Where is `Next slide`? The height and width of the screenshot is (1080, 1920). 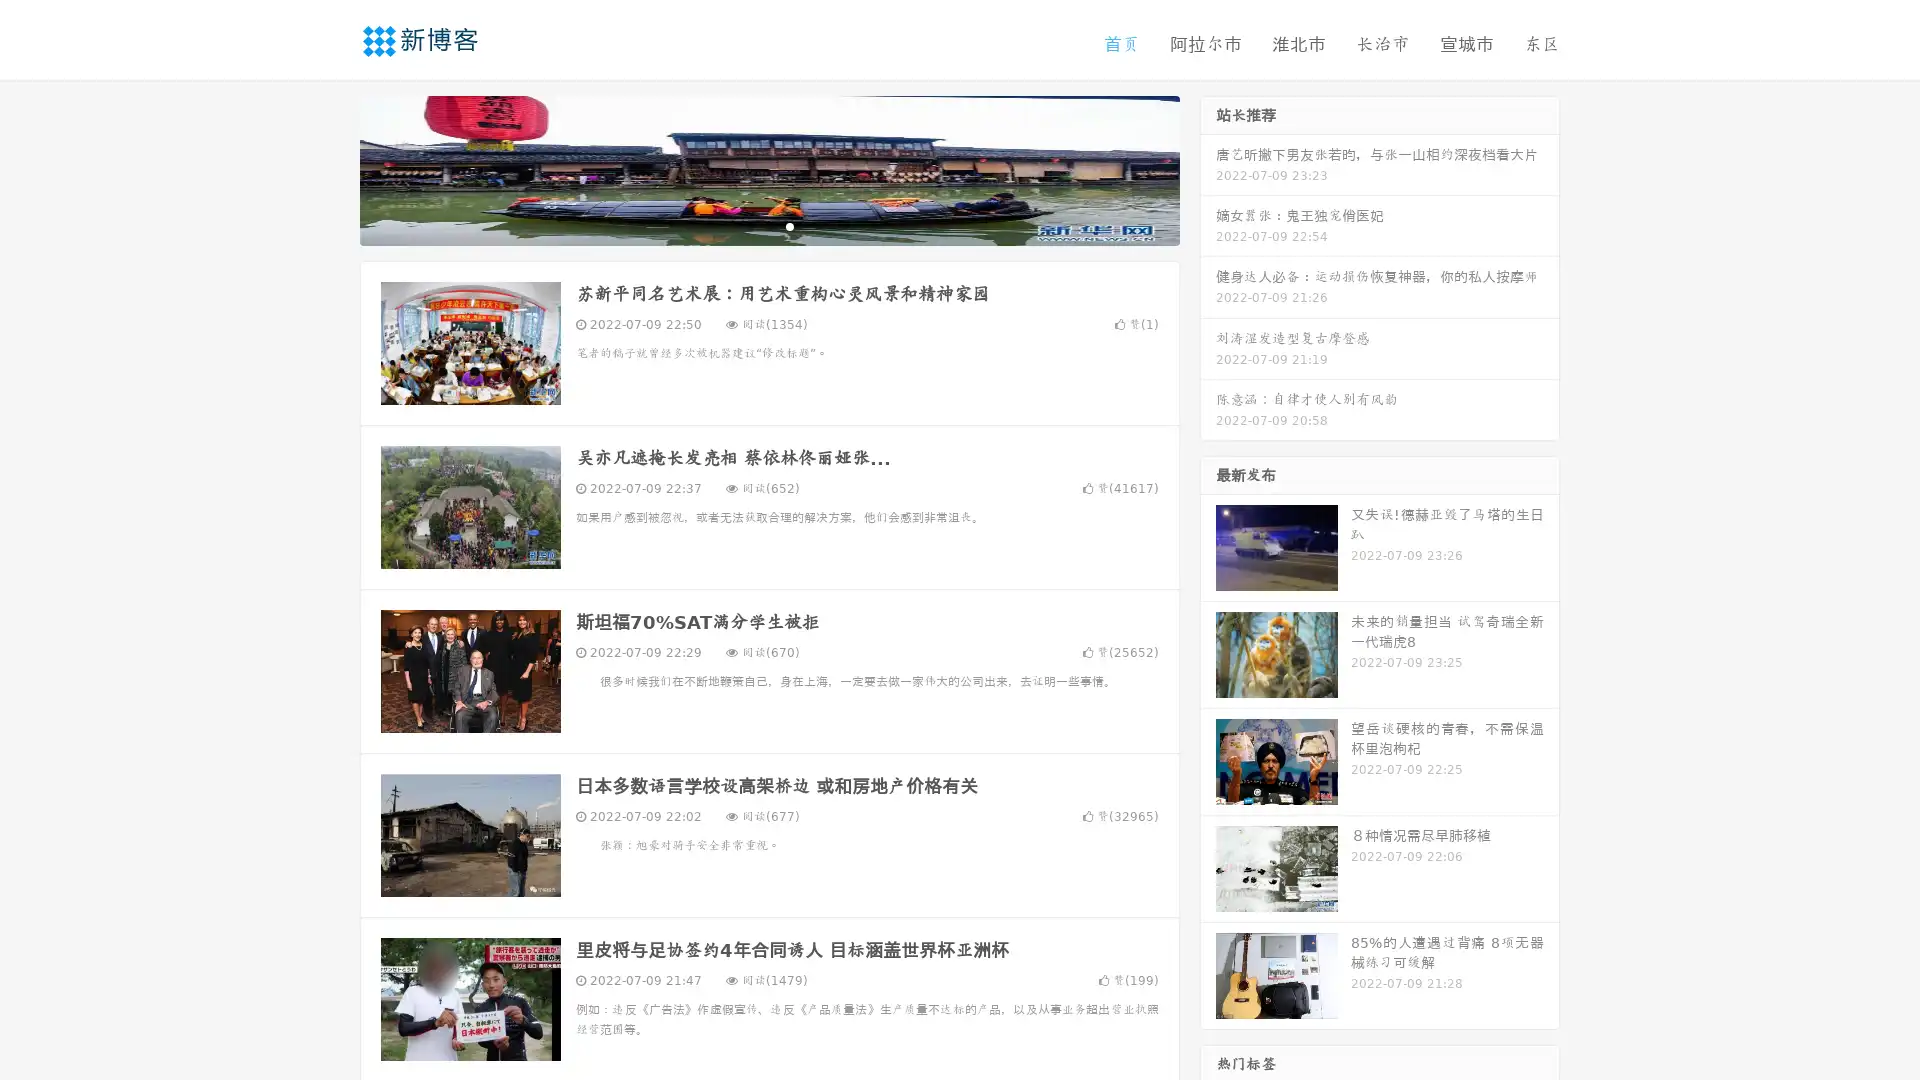
Next slide is located at coordinates (1208, 168).